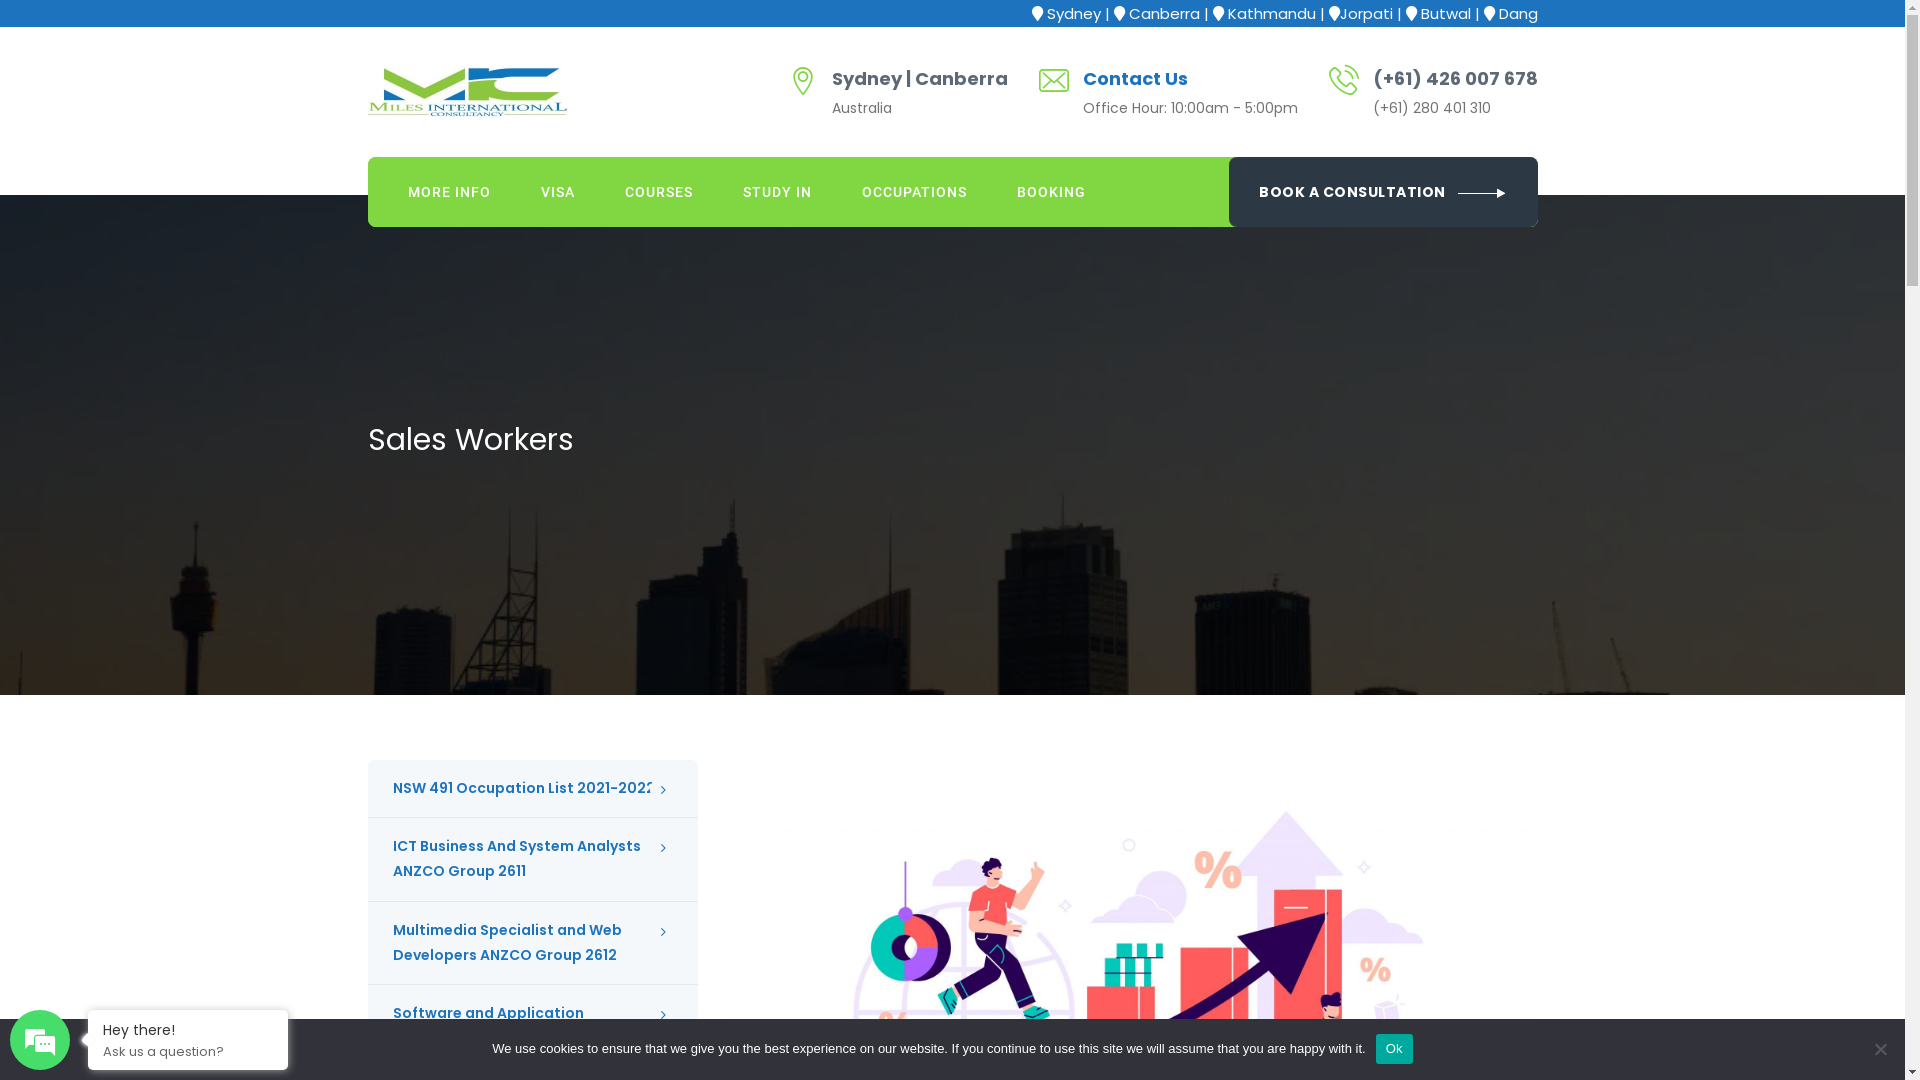  Describe the element at coordinates (382, 192) in the screenshot. I see `'MORE INFO'` at that location.